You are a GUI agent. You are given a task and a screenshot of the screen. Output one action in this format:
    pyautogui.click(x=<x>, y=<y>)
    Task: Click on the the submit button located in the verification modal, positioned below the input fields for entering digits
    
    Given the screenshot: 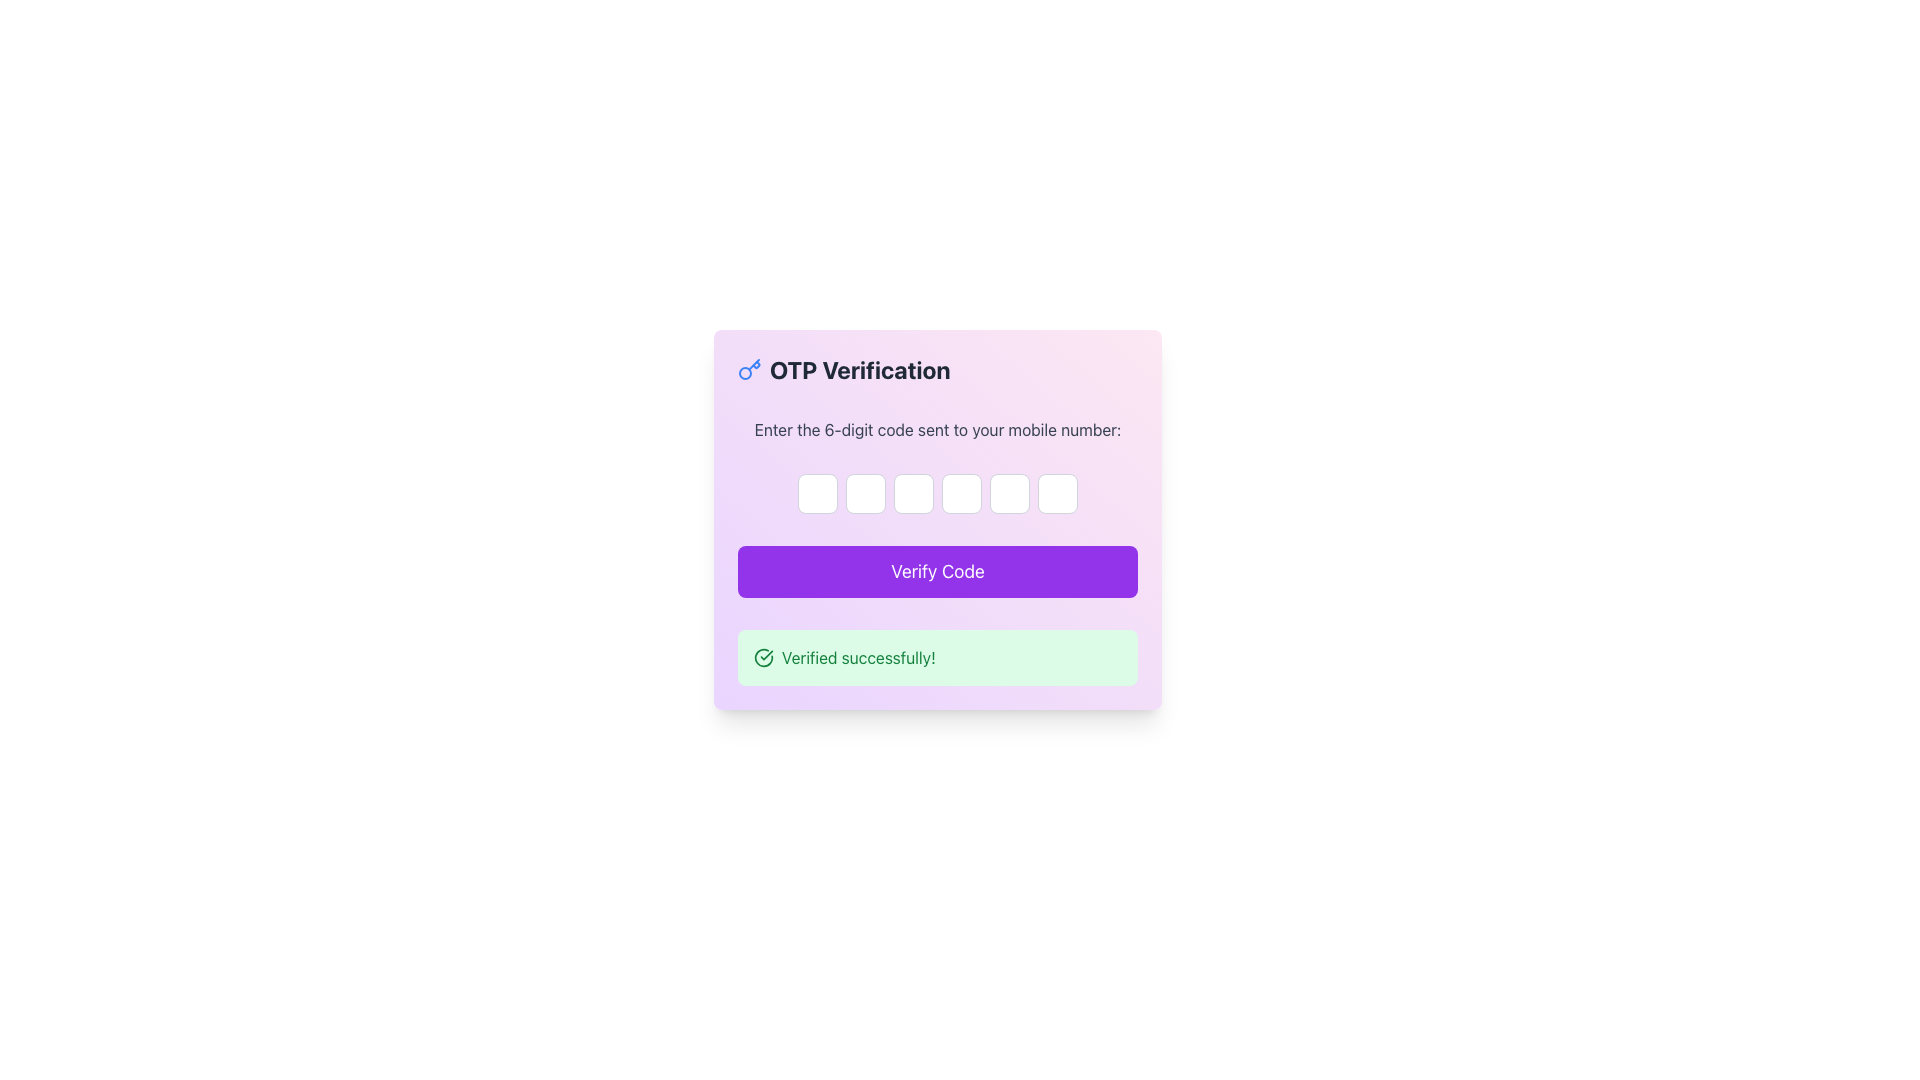 What is the action you would take?
    pyautogui.click(x=936, y=571)
    